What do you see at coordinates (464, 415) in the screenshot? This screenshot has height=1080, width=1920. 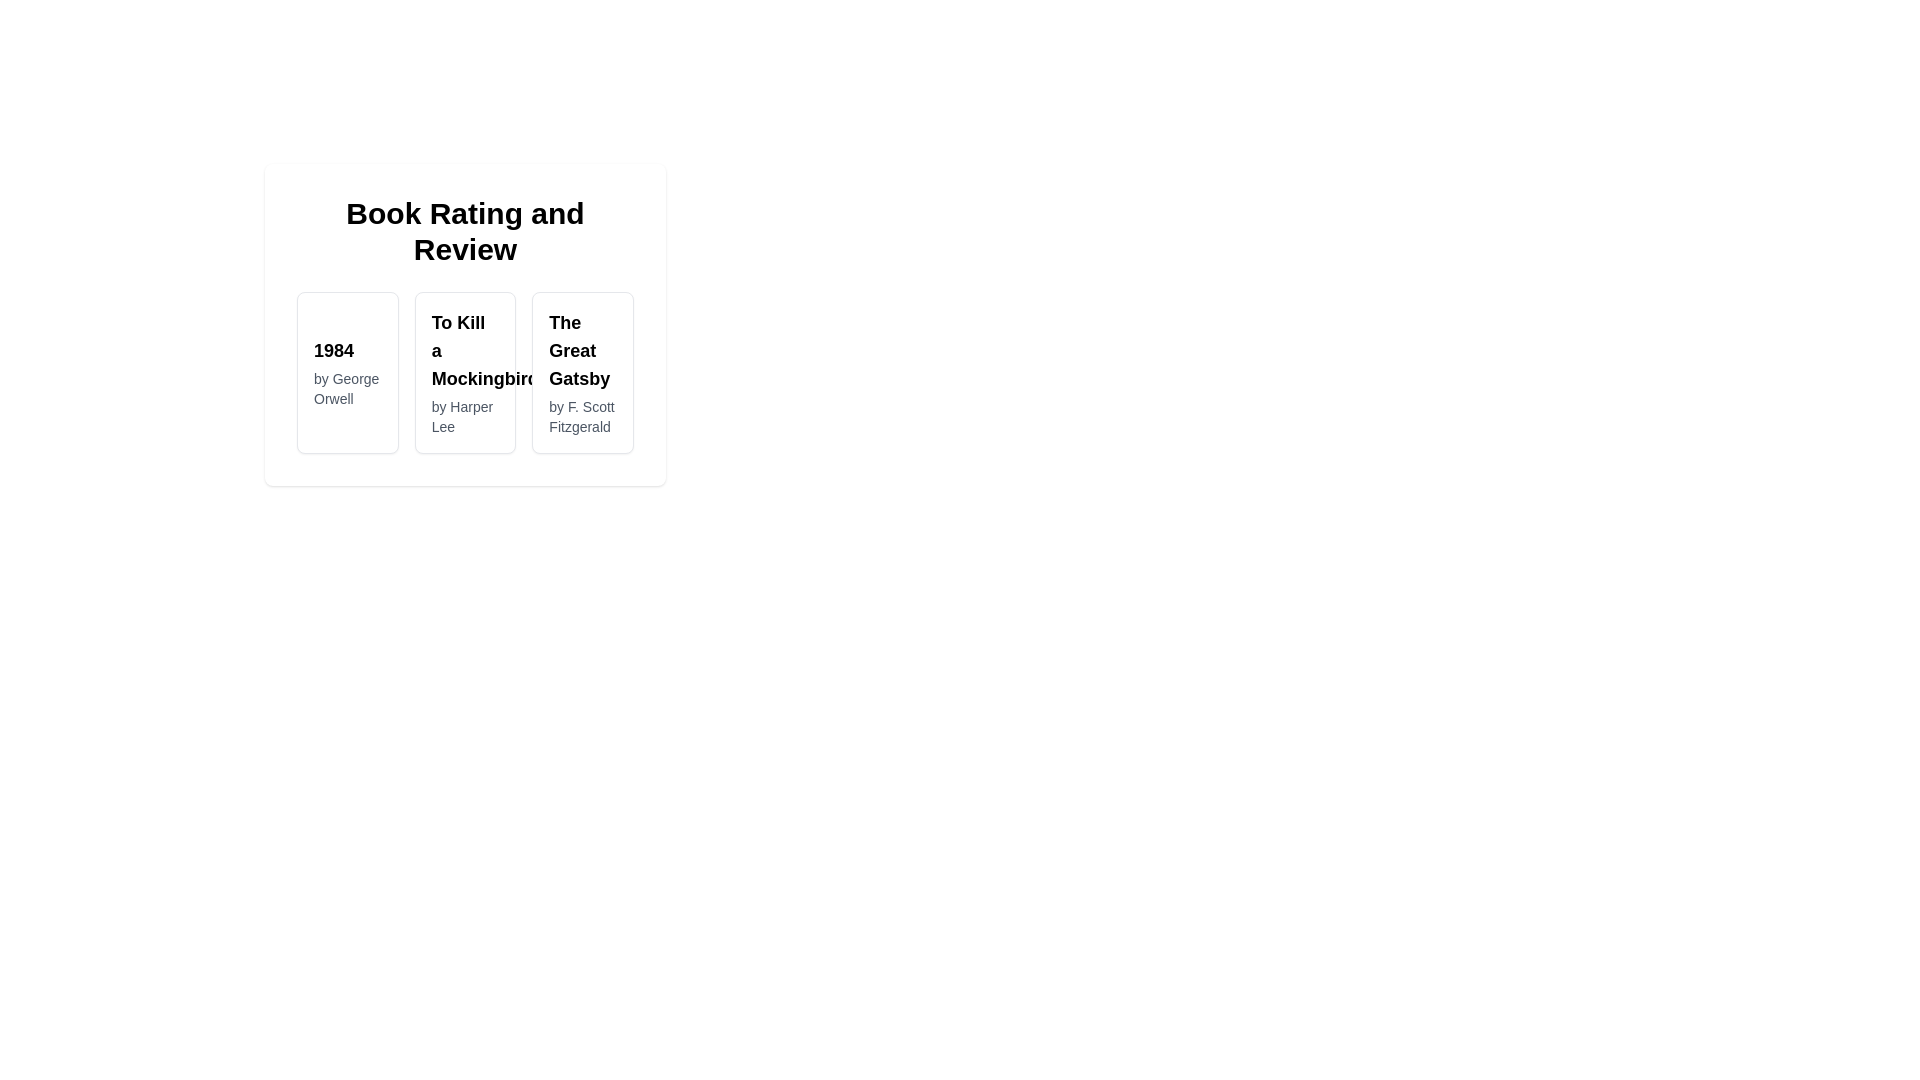 I see `the text label displaying the author information for the book 'To Kill a Mockingbird', which is located below the main title in the middle card of three horizontally aligned cards` at bounding box center [464, 415].